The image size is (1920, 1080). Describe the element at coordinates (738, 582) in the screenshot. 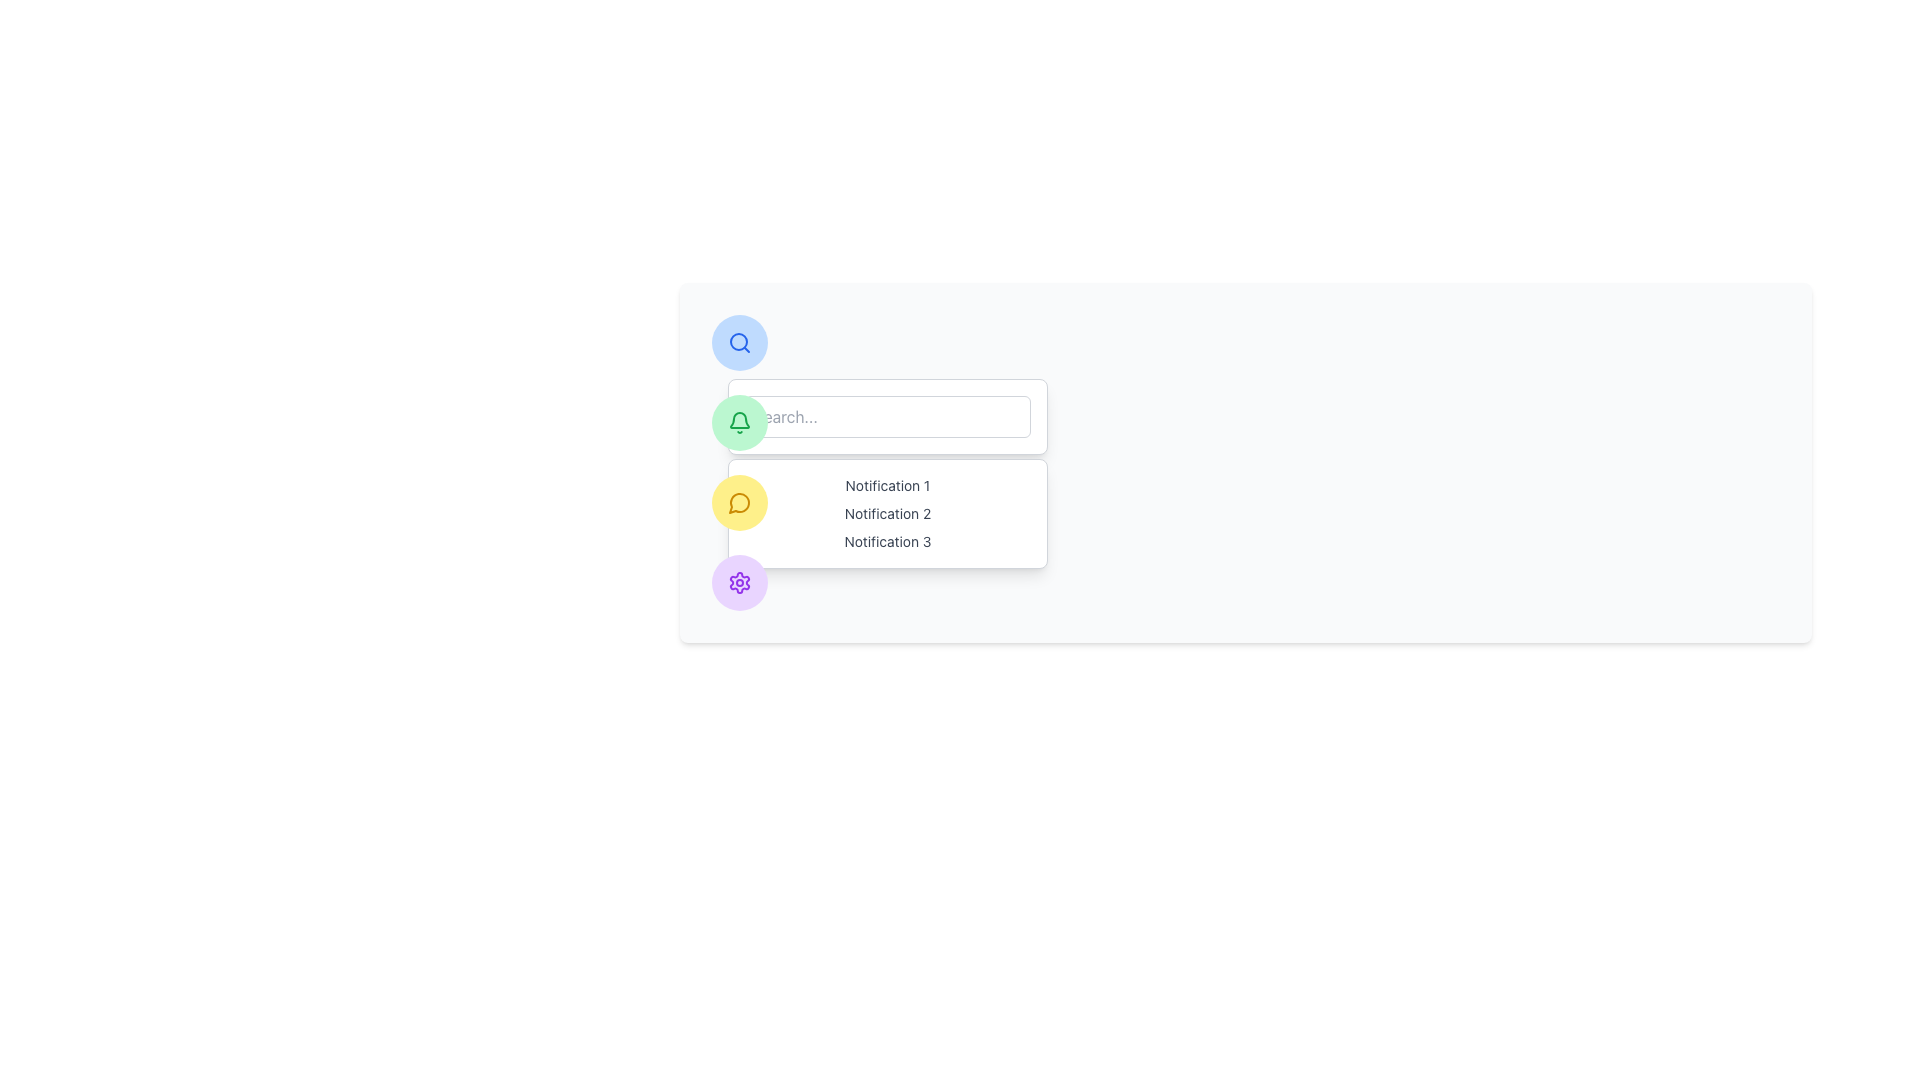

I see `the circular settings button with a purple background and gear icon located at the bottom of the vertical stack of buttons on the left side of the interface` at that location.